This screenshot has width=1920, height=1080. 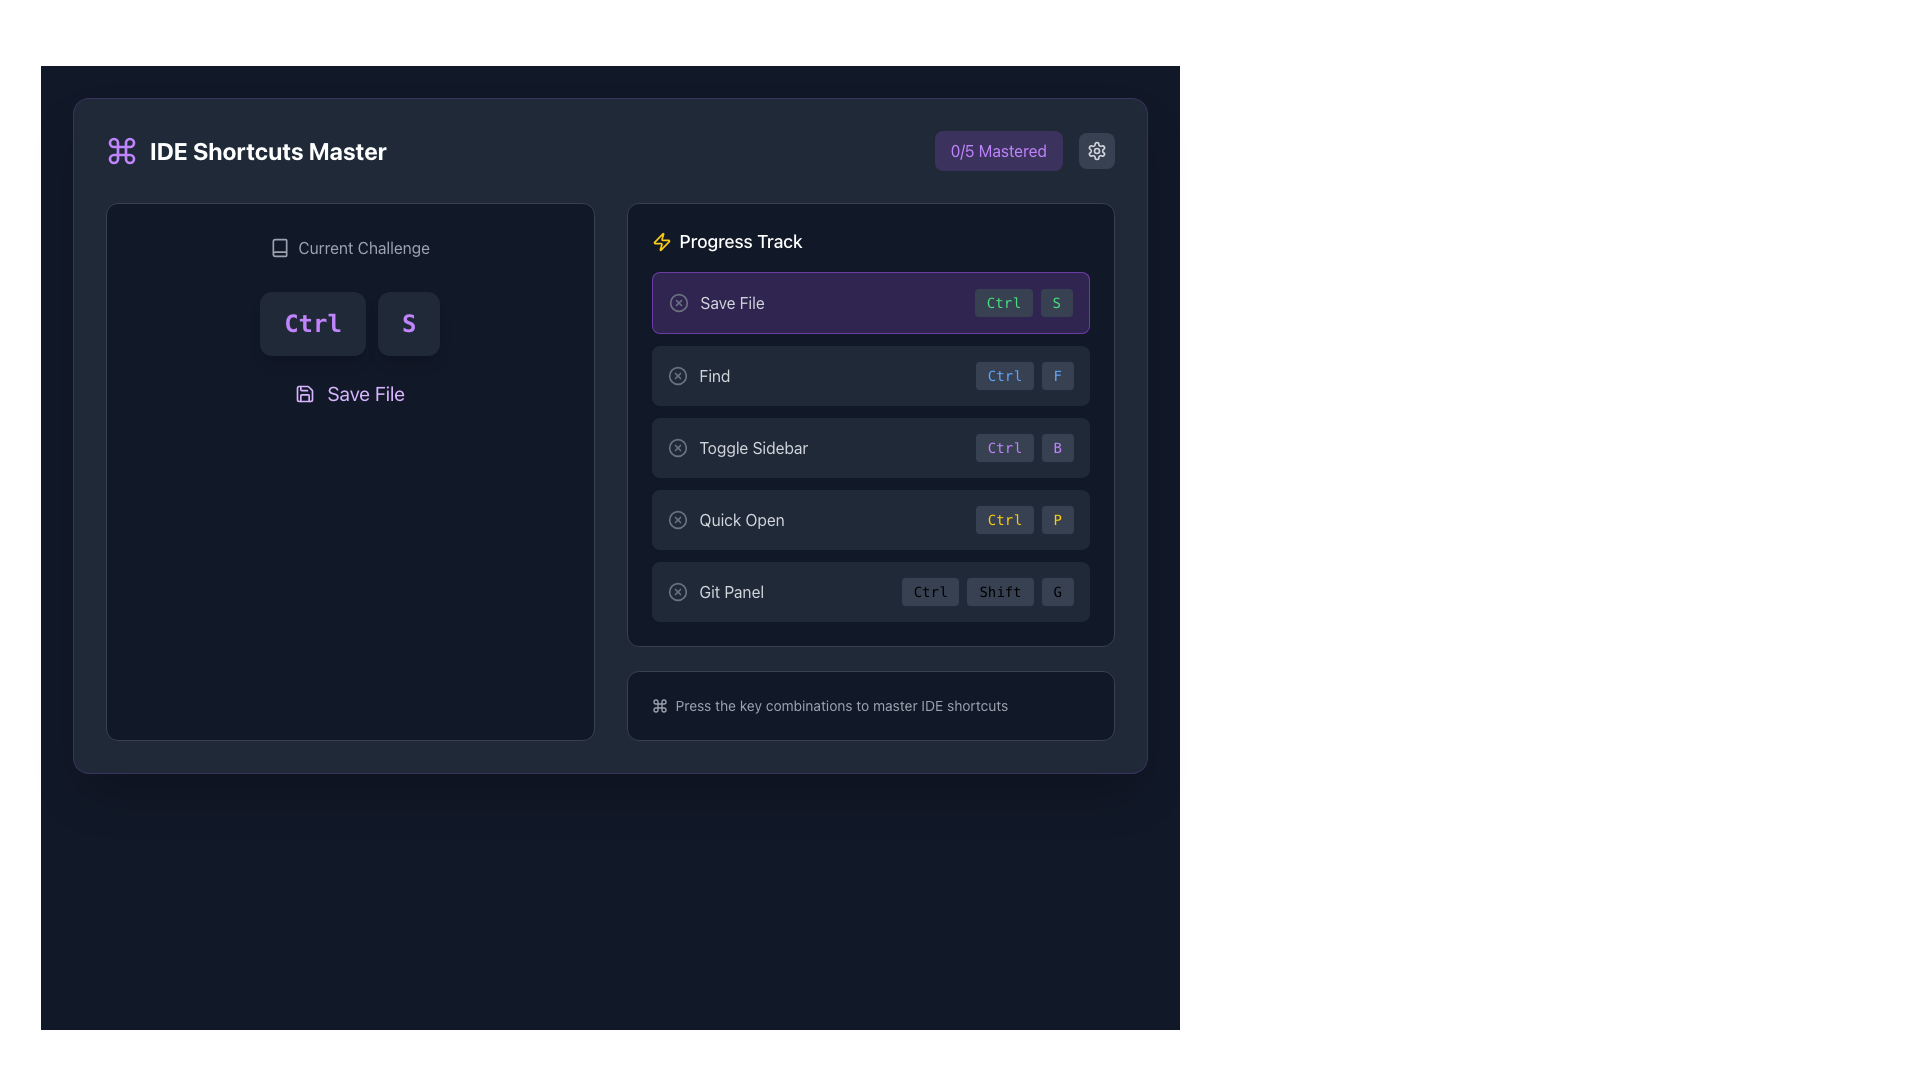 I want to click on the 'Ctrl' key text label, which indicates part of the keyboard shortcut for 'Toggle Sidebar' in the 'Progress Track' section, so click(x=1004, y=446).